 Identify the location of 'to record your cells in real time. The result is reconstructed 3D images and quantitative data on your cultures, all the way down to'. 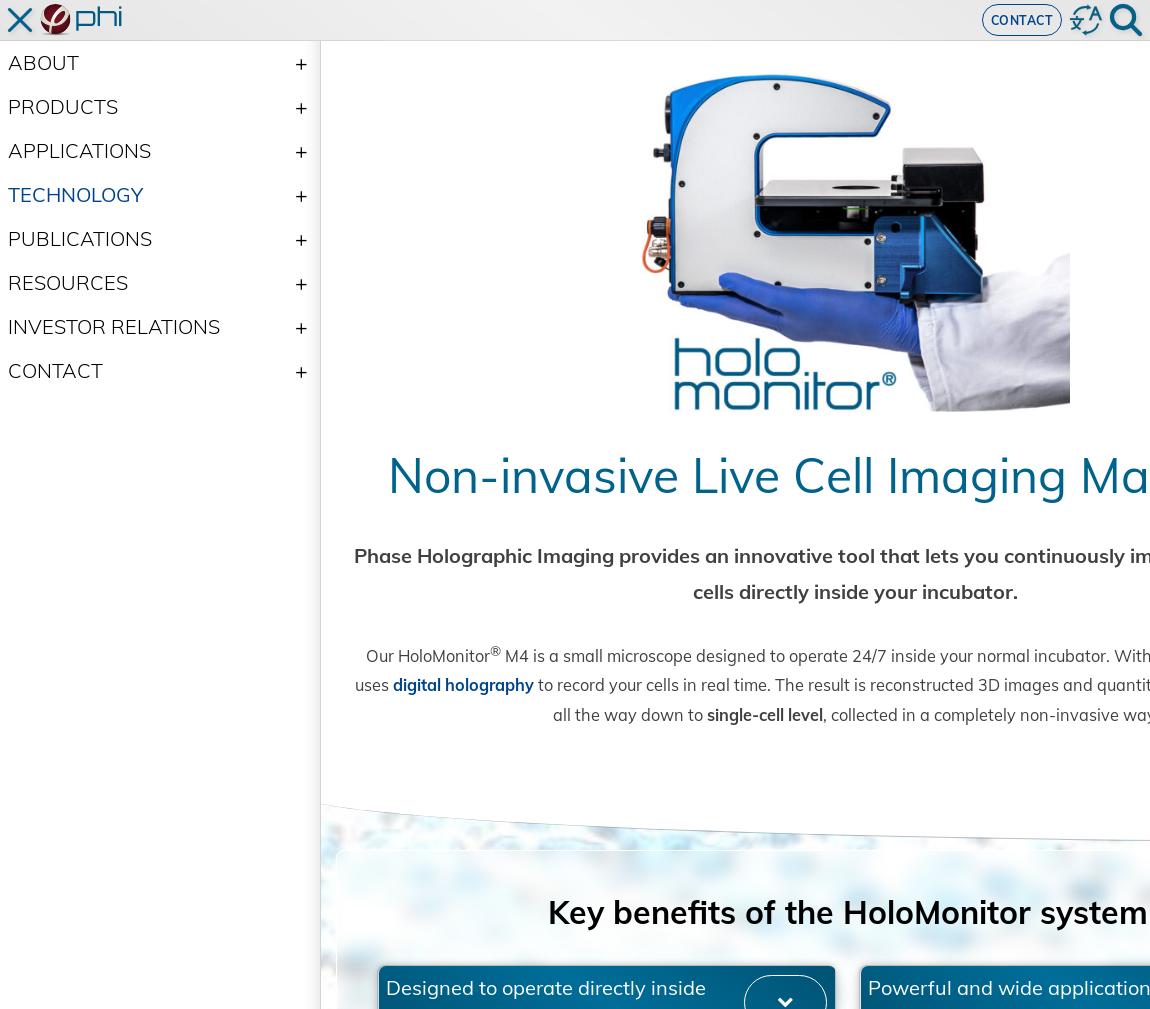
(355, 761).